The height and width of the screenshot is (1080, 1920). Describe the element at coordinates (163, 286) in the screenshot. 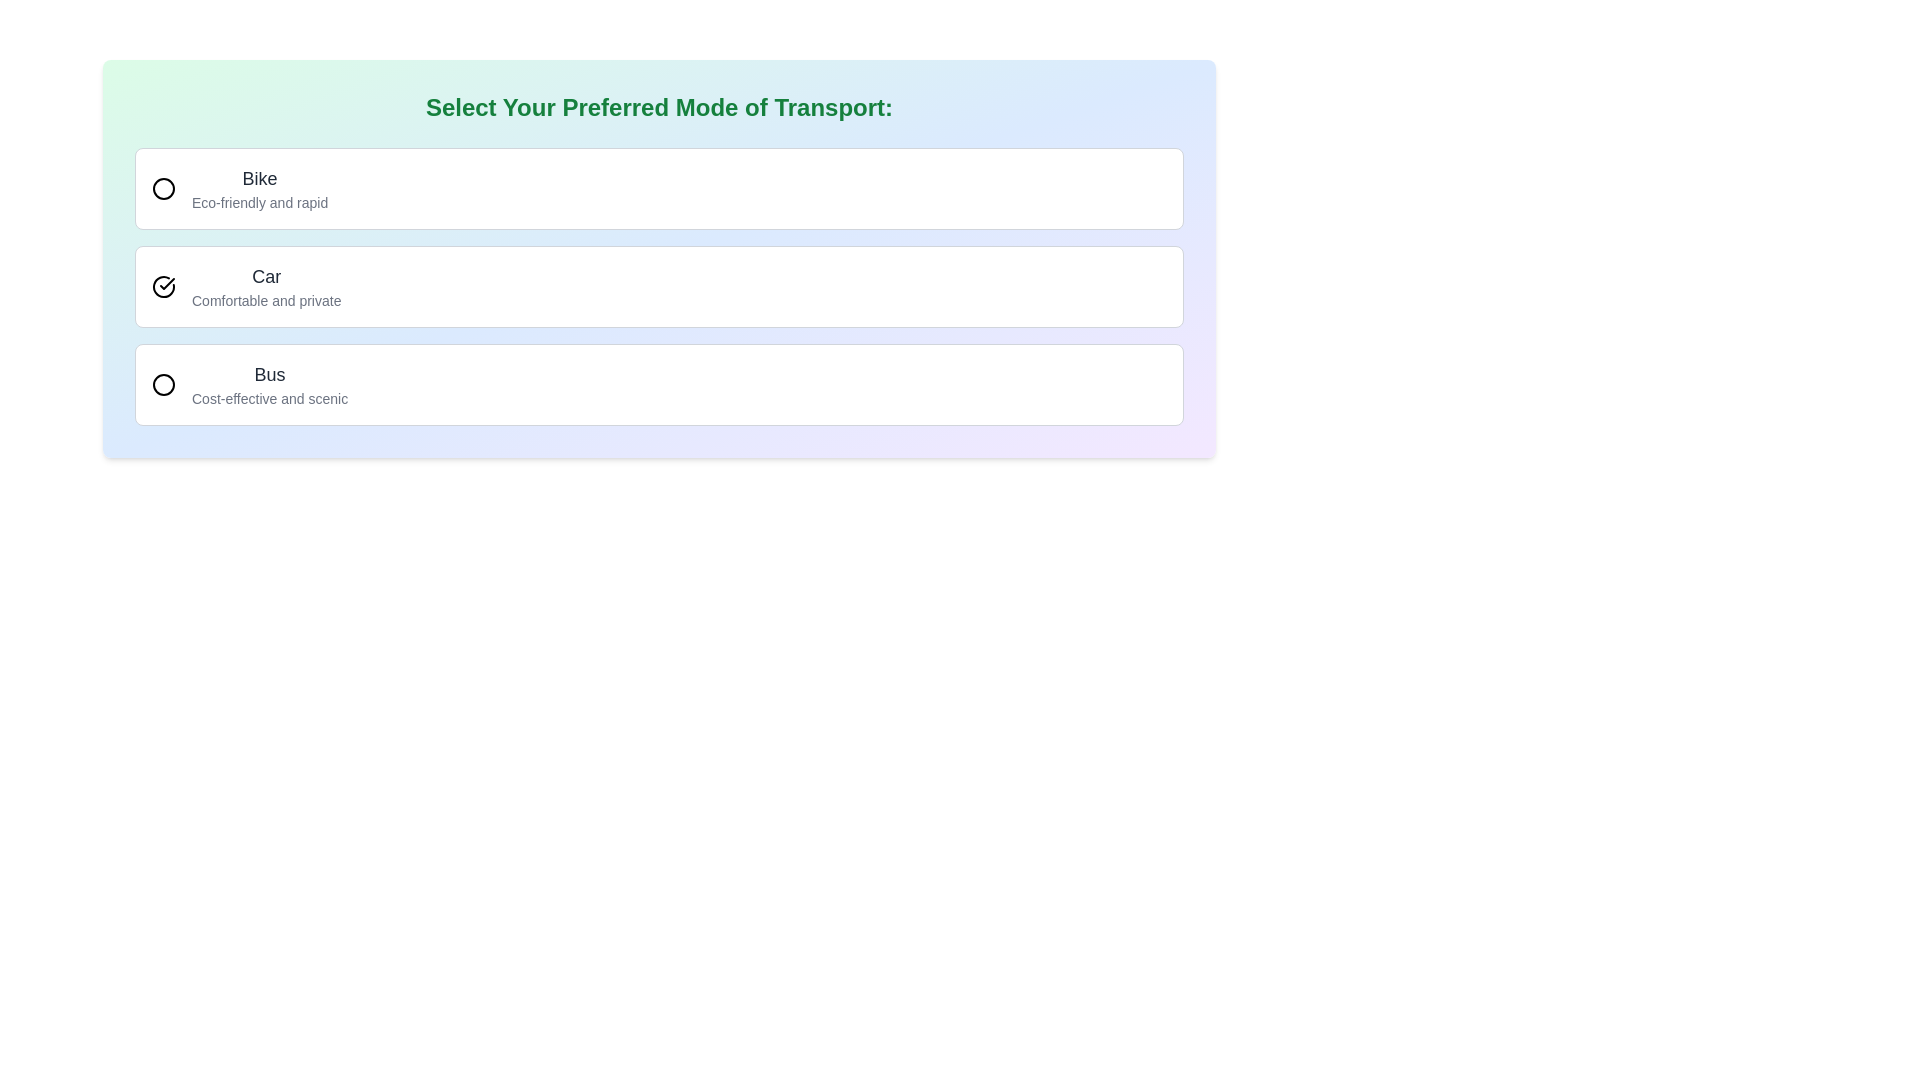

I see `the circular check icon with a tick inside, located within the selectable option labeled 'Car'` at that location.